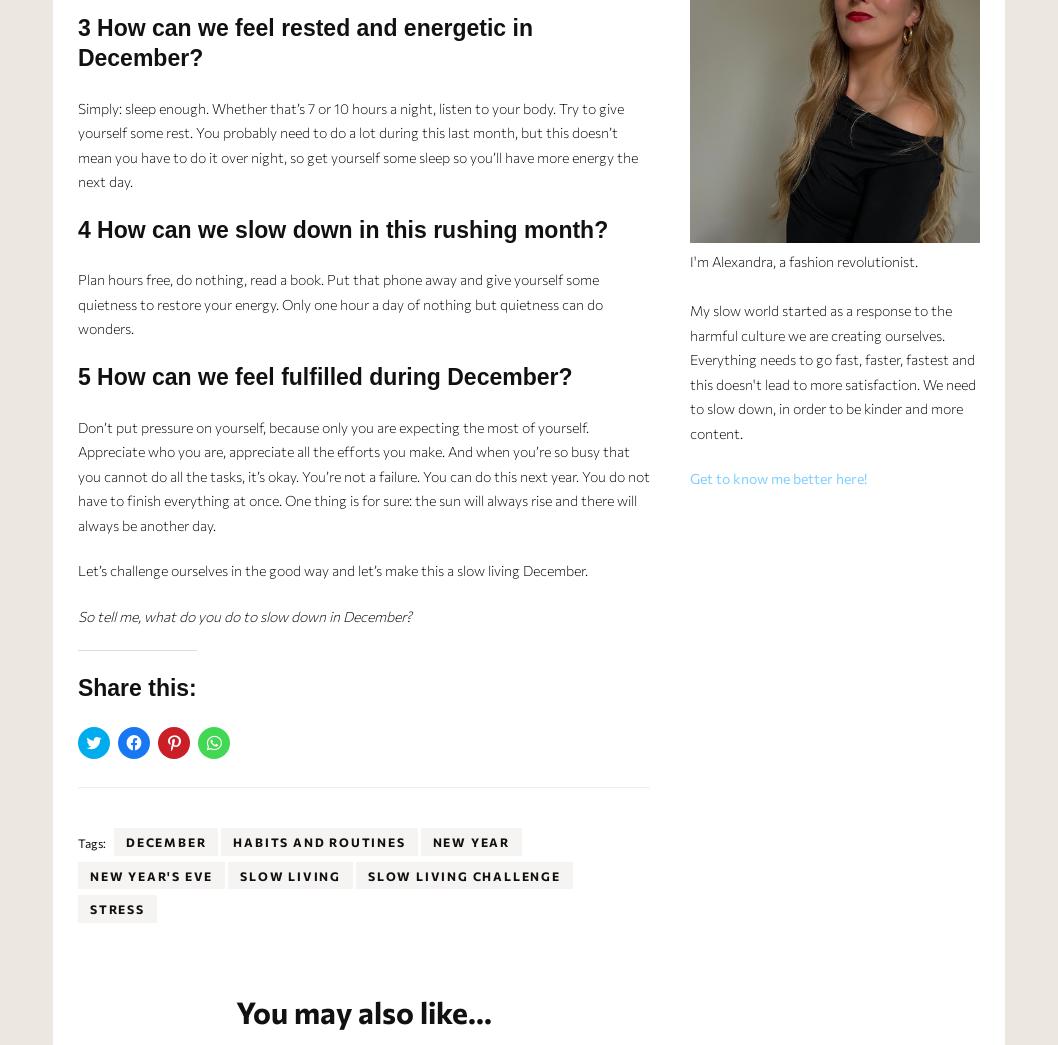 The height and width of the screenshot is (1045, 1058). Describe the element at coordinates (338, 303) in the screenshot. I see `'Plan hours free, do nothing, read a book. Put that phone away and give yourself some quietness to restore your energy. Only one hour a day of nothing but quietness can do wonders.'` at that location.